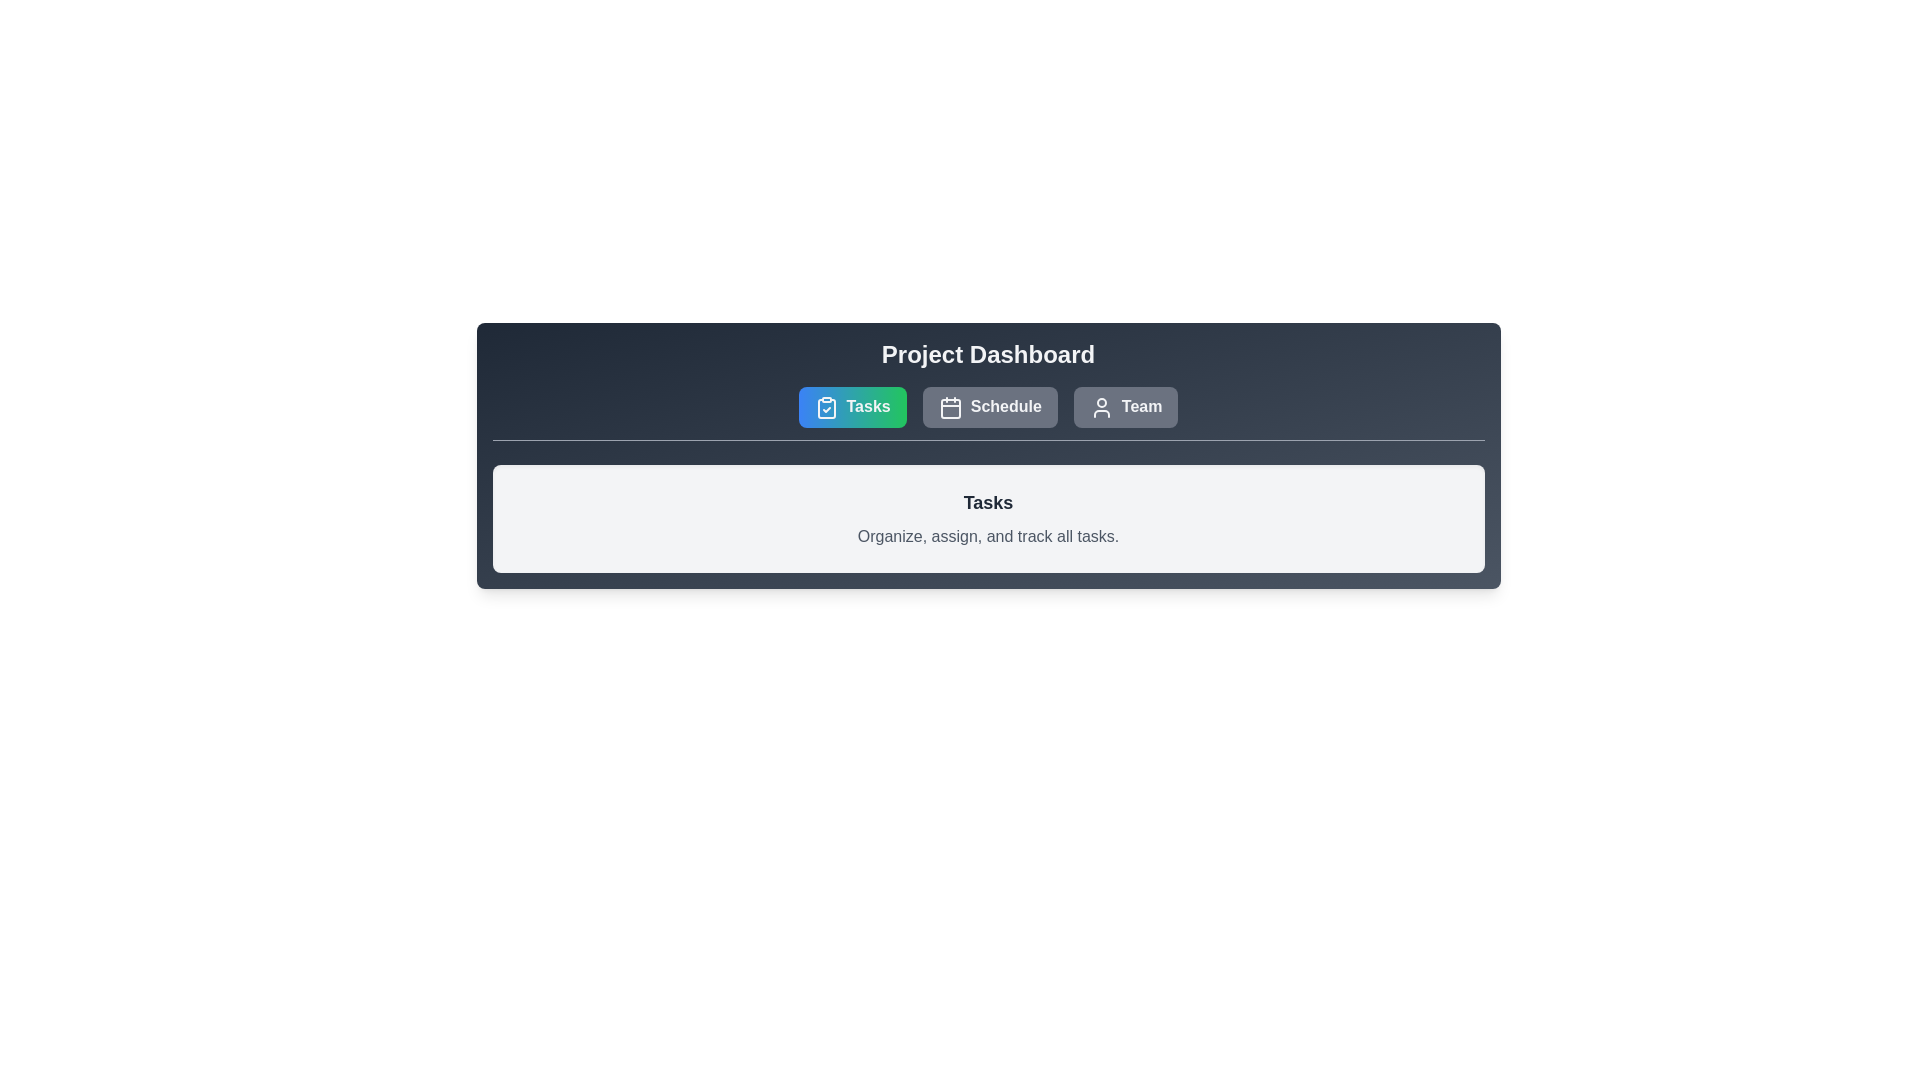 This screenshot has height=1080, width=1920. Describe the element at coordinates (852, 406) in the screenshot. I see `the rounded rectangular button labeled 'Tasks' with a clipboard icon` at that location.